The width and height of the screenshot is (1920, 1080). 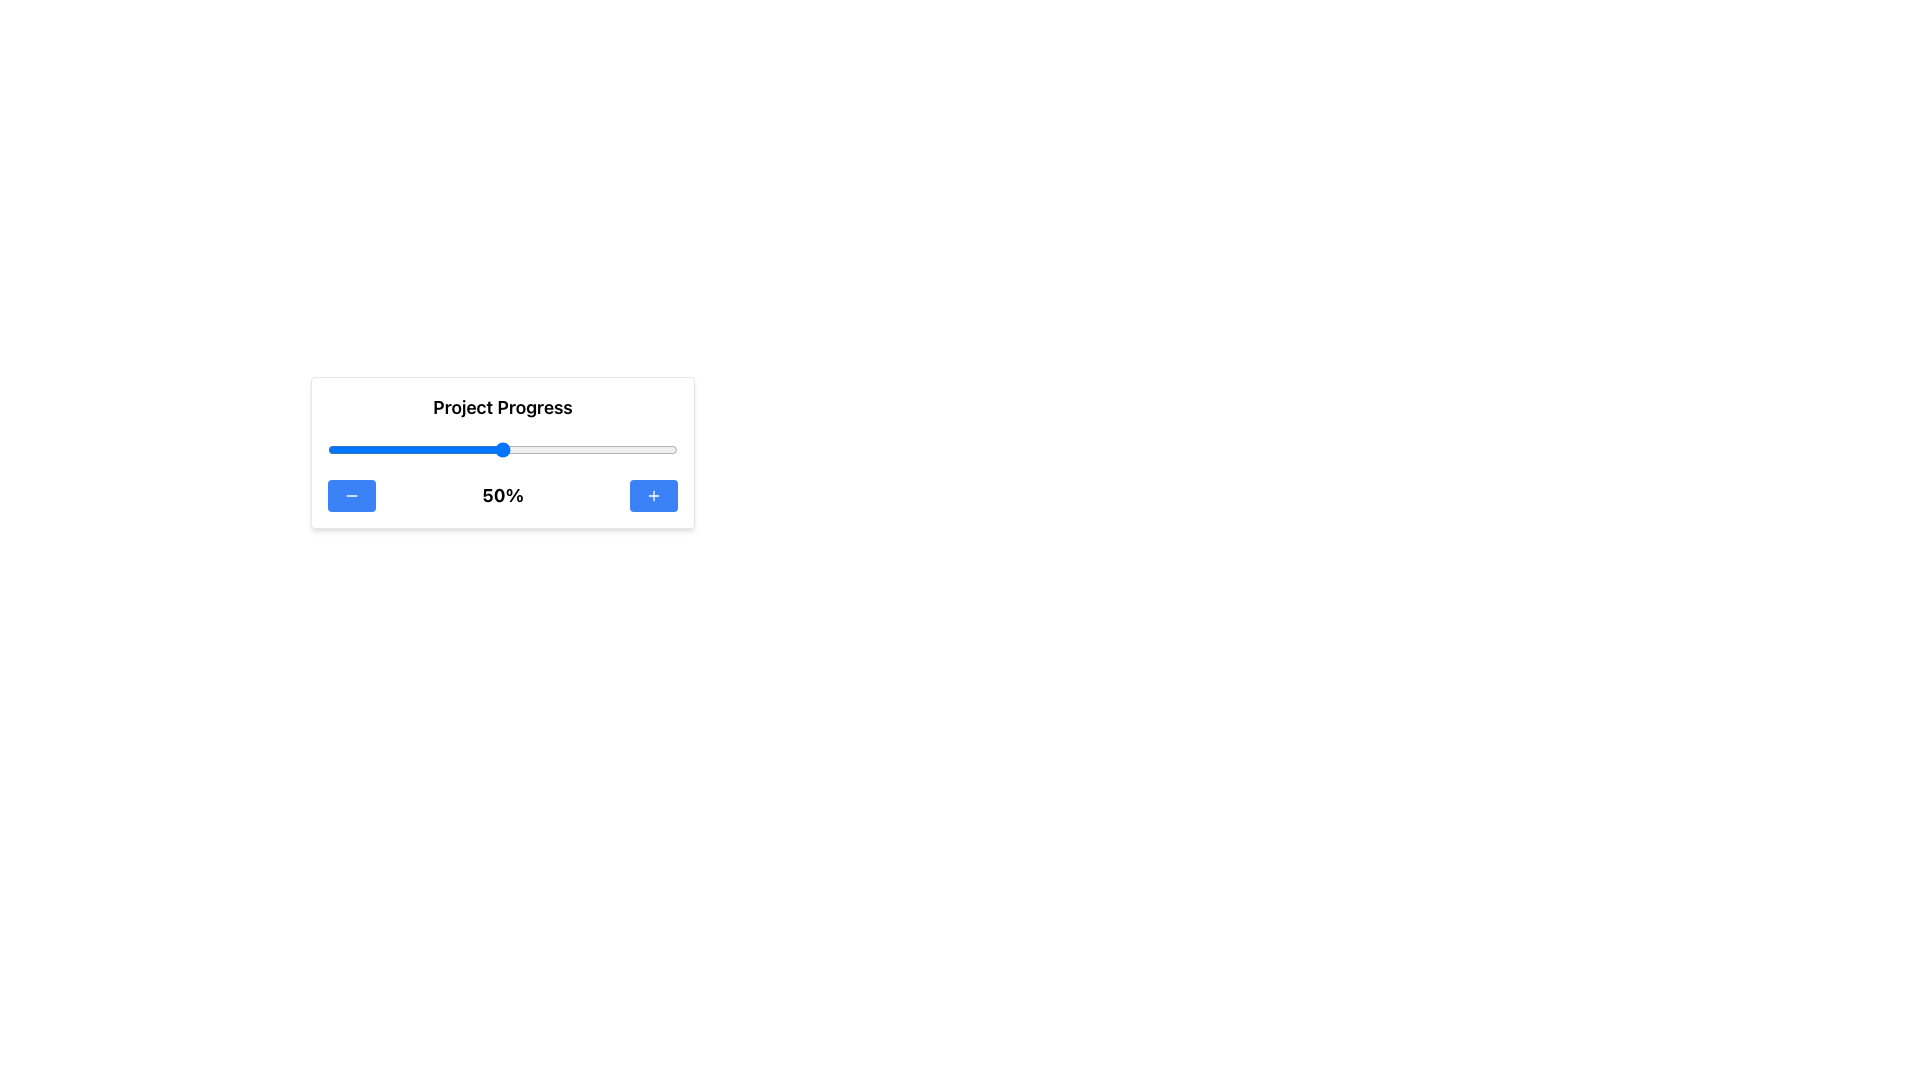 What do you see at coordinates (506, 450) in the screenshot?
I see `the project progress` at bounding box center [506, 450].